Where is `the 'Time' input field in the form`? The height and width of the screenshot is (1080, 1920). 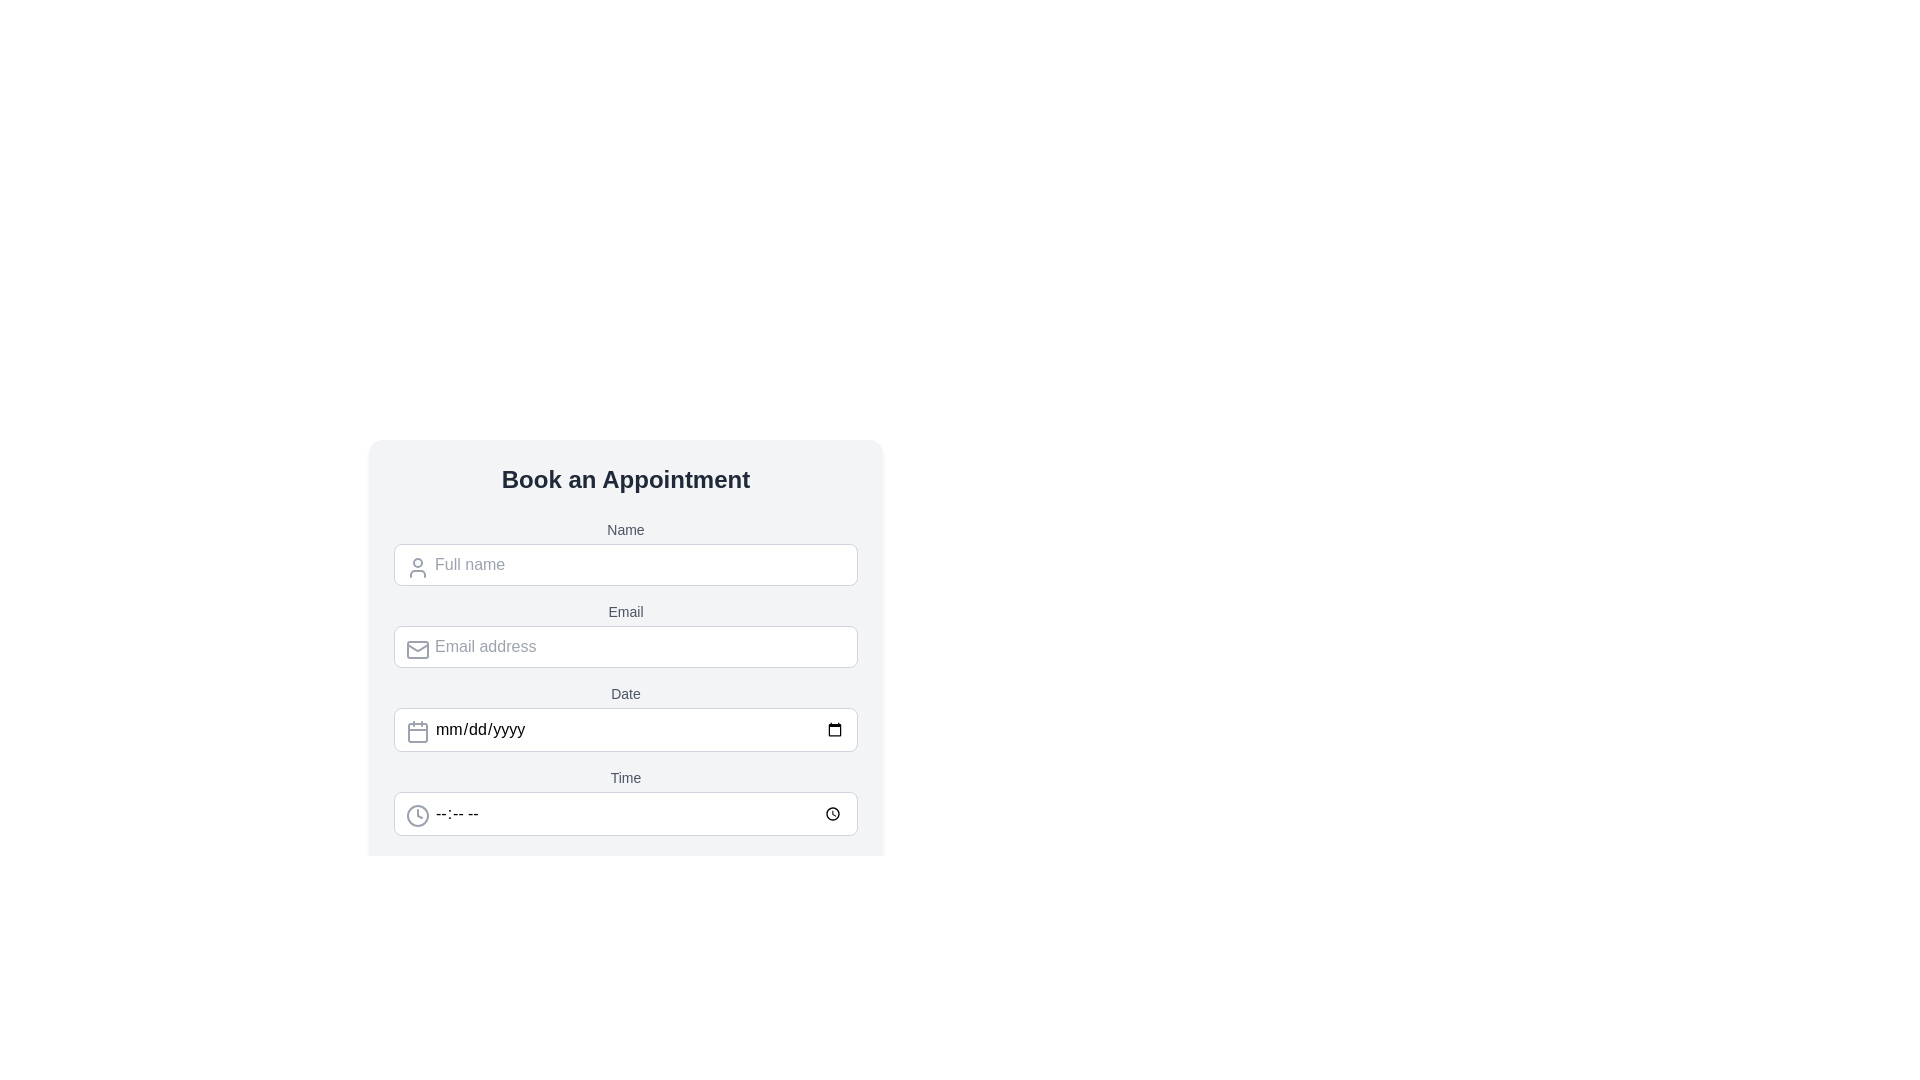 the 'Time' input field in the form is located at coordinates (624, 801).